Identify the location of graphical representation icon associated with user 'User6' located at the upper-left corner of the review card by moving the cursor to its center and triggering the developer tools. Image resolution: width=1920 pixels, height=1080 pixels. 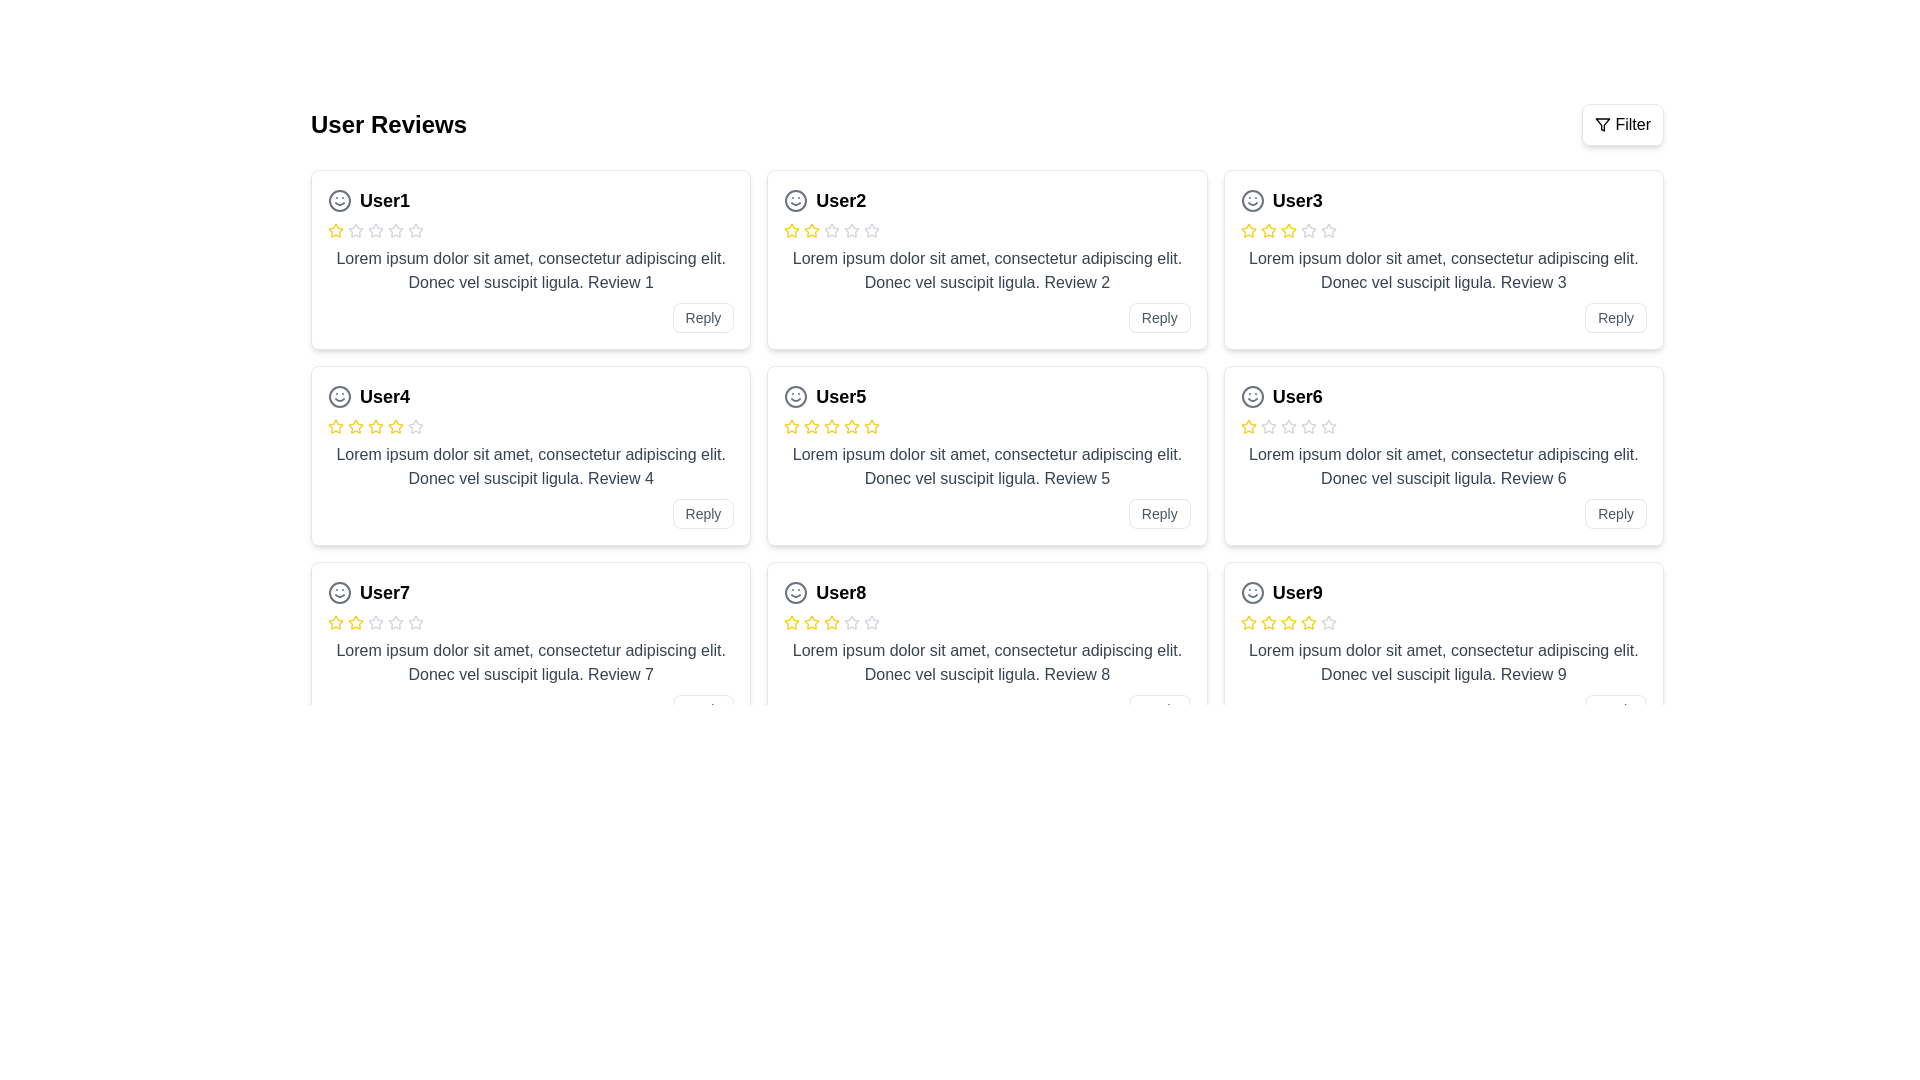
(1251, 397).